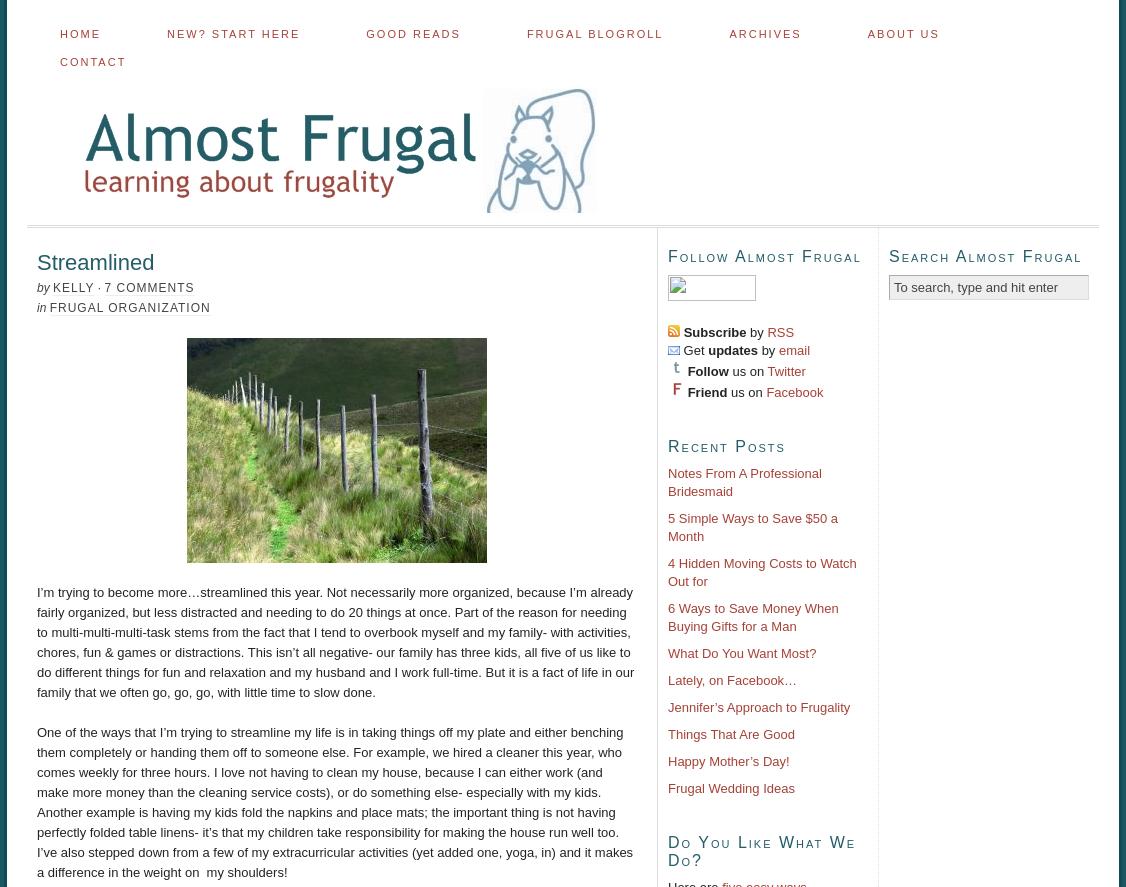  Describe the element at coordinates (888, 254) in the screenshot. I see `'Search Almost Frugal'` at that location.